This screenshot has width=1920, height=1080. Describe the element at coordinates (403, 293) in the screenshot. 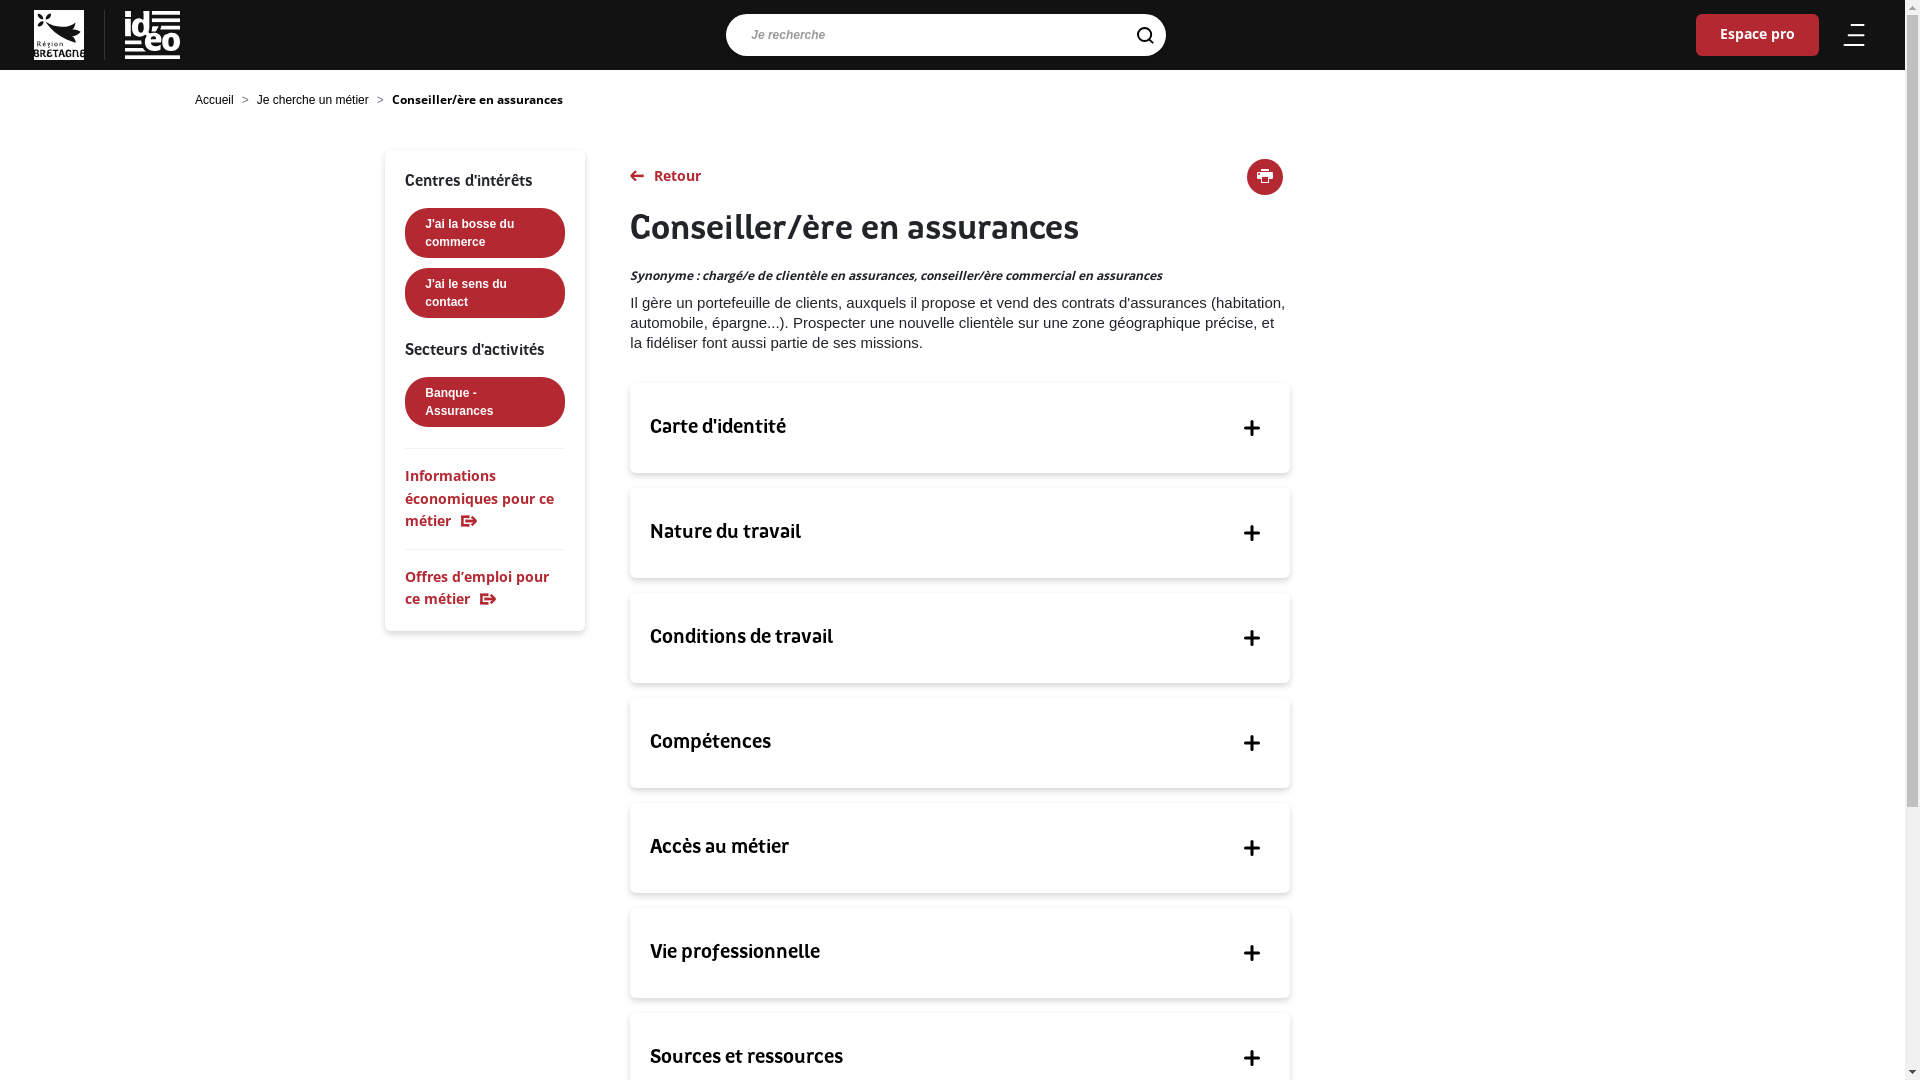

I see `'J'ai le sens du contact'` at that location.